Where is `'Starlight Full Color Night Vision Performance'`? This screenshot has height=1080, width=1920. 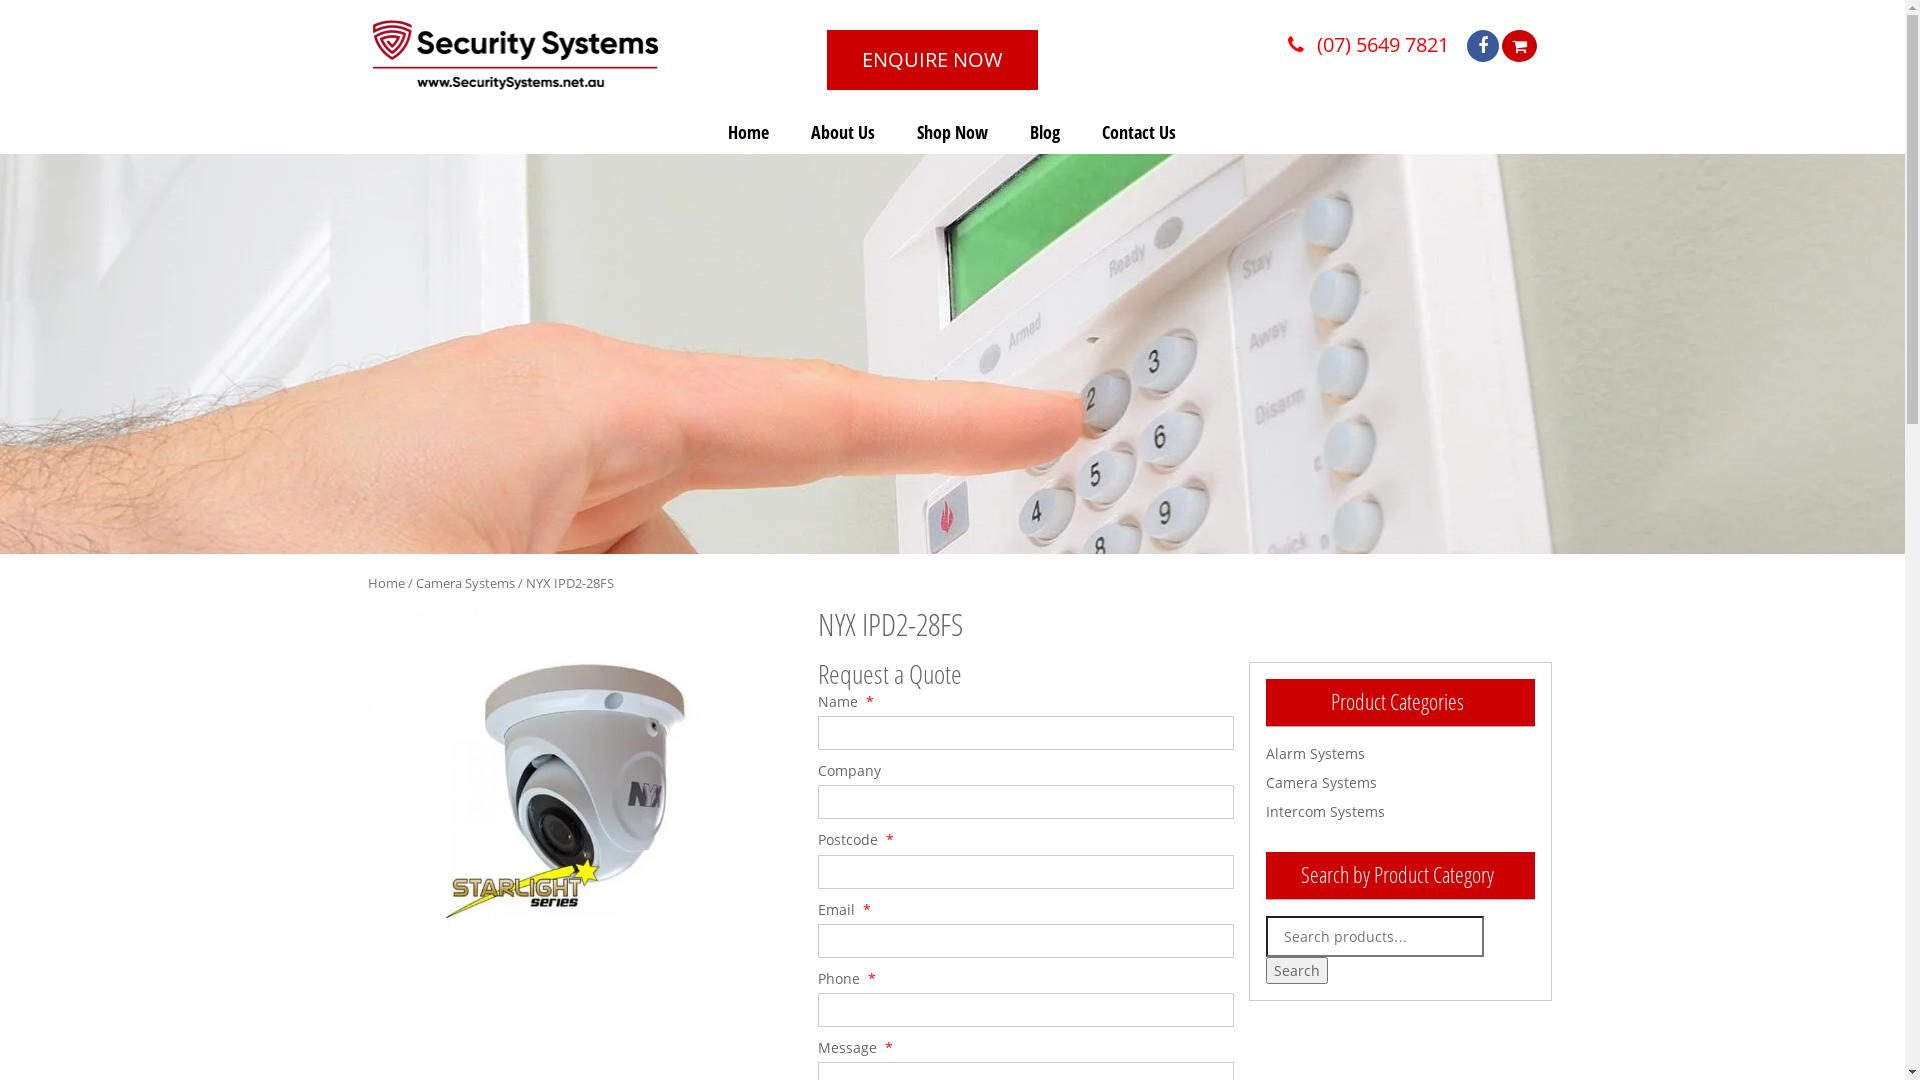 'Starlight Full Color Night Vision Performance' is located at coordinates (575, 786).